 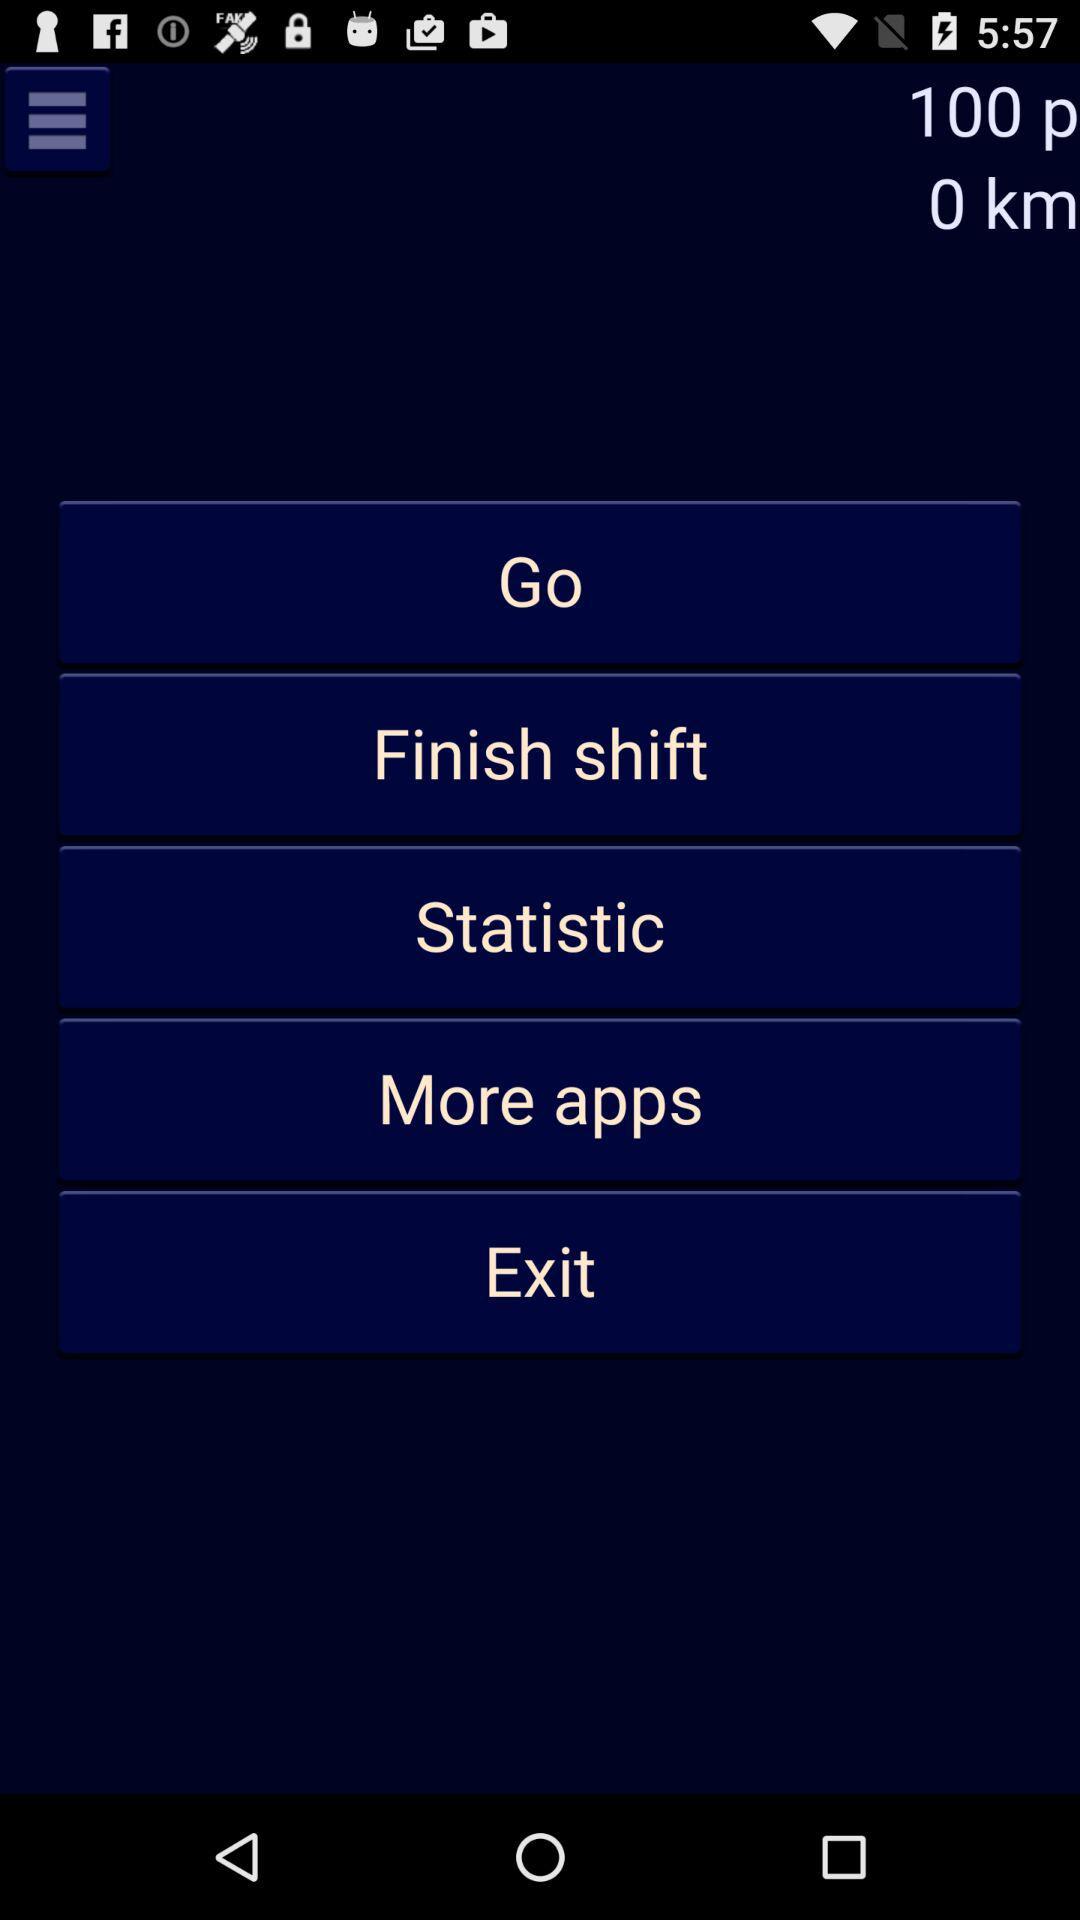 I want to click on the app below the statistic app, so click(x=540, y=1099).